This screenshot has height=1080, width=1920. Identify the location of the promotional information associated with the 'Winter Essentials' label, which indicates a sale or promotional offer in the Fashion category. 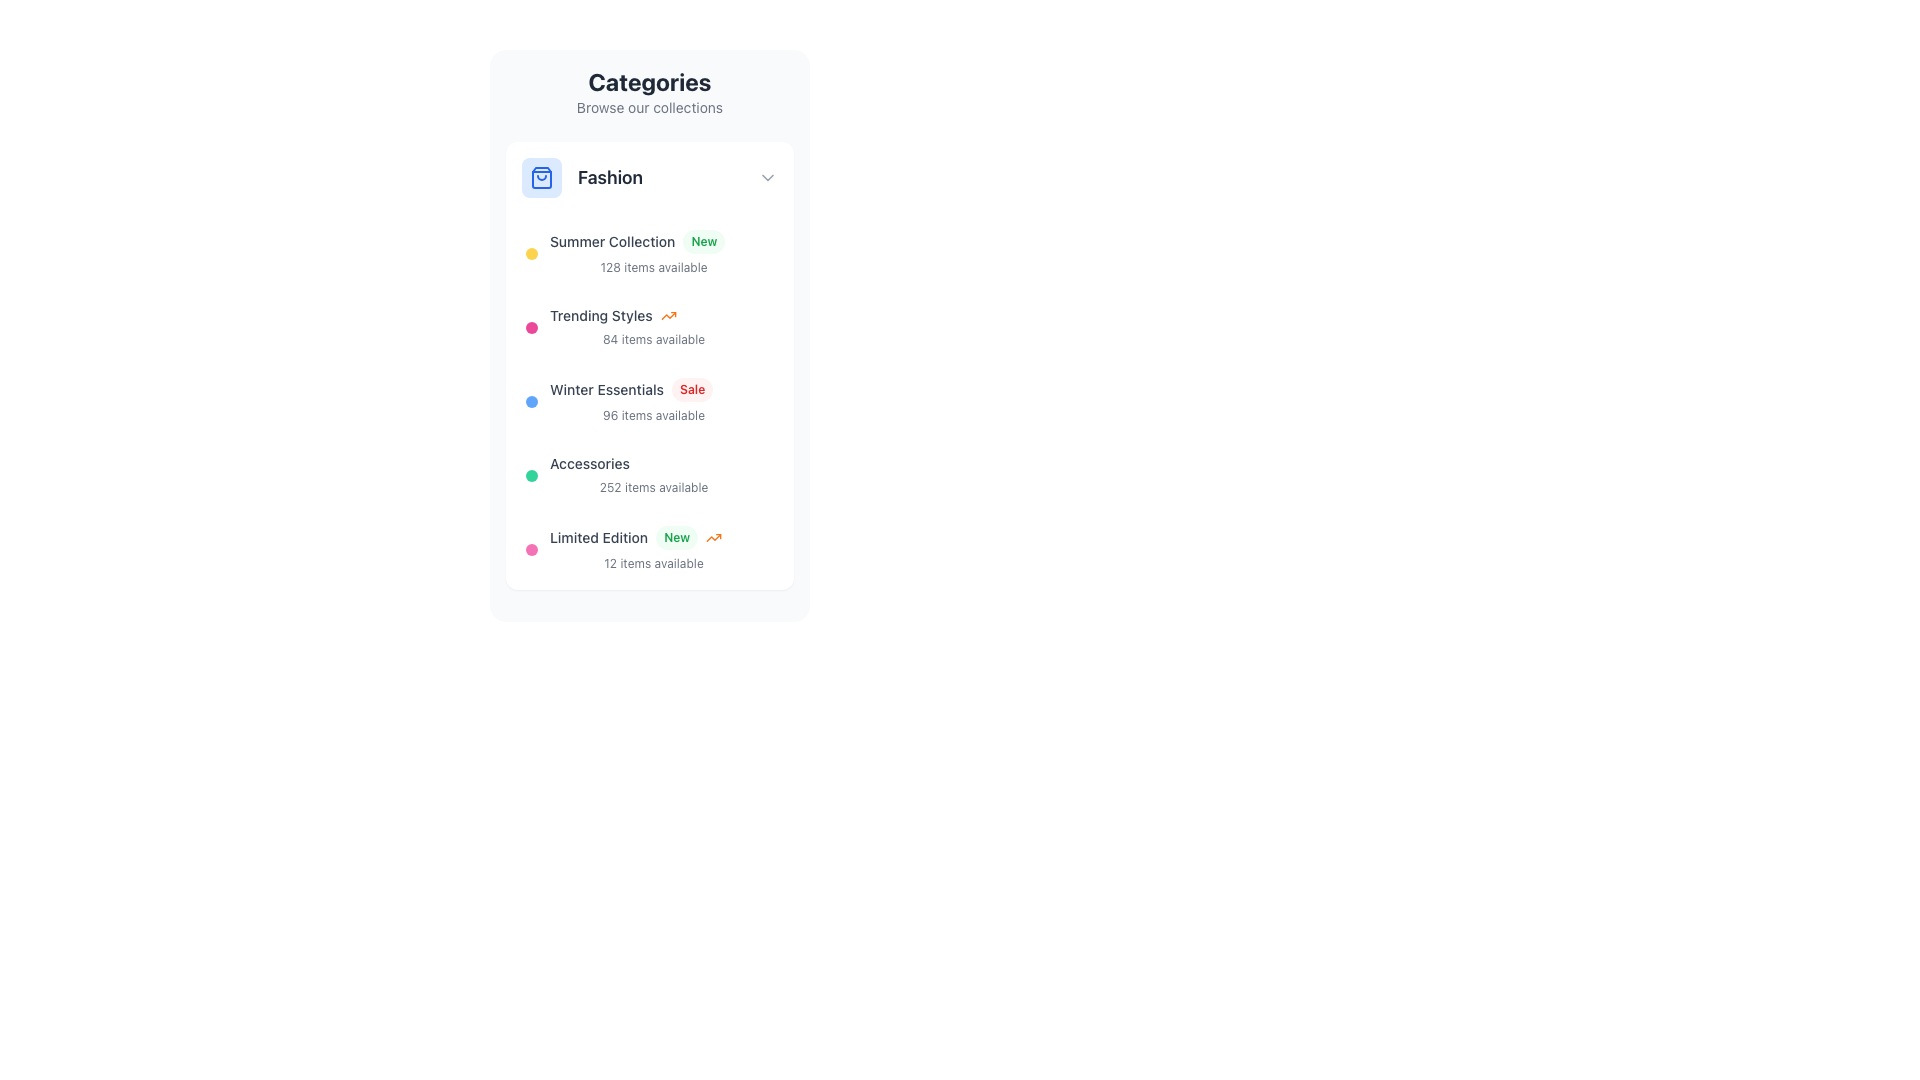
(692, 389).